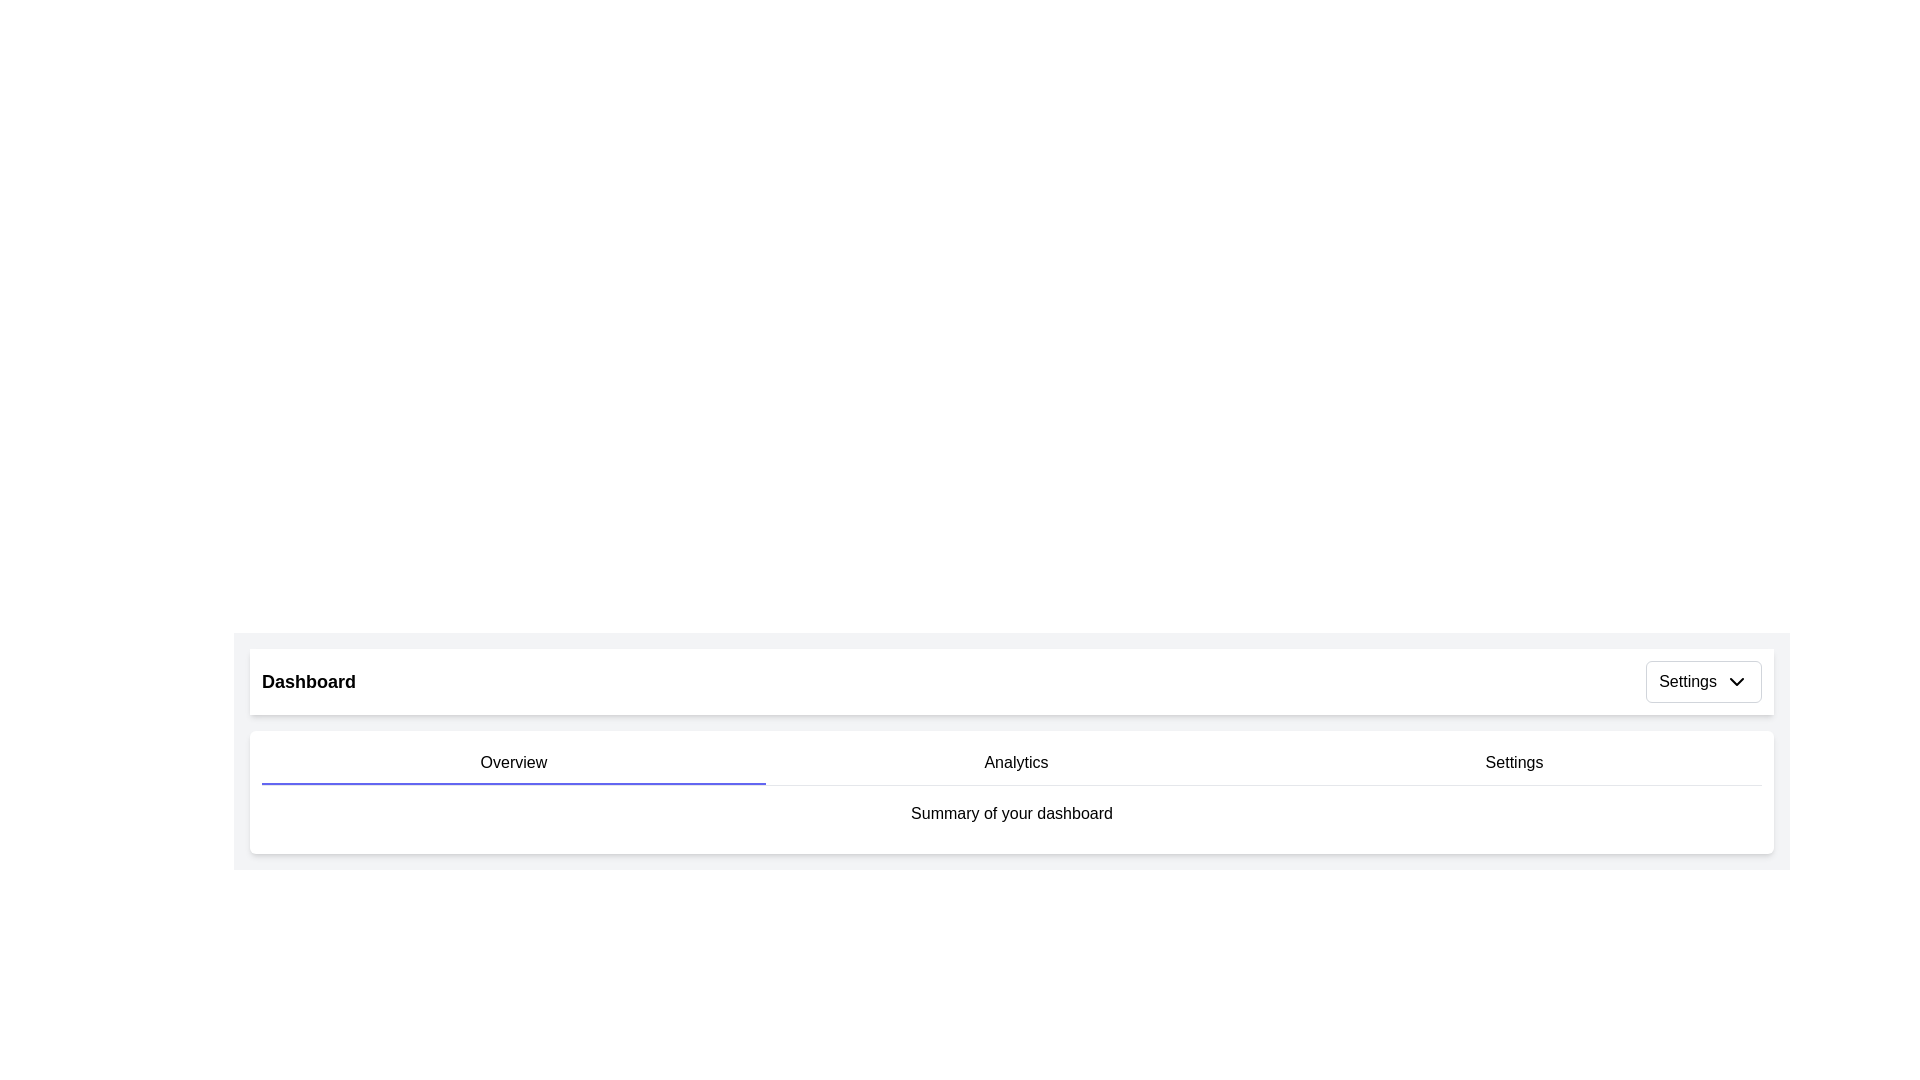  I want to click on the 'Settings' dropdown indicator icon located in the top-right area of the interface, so click(1736, 681).